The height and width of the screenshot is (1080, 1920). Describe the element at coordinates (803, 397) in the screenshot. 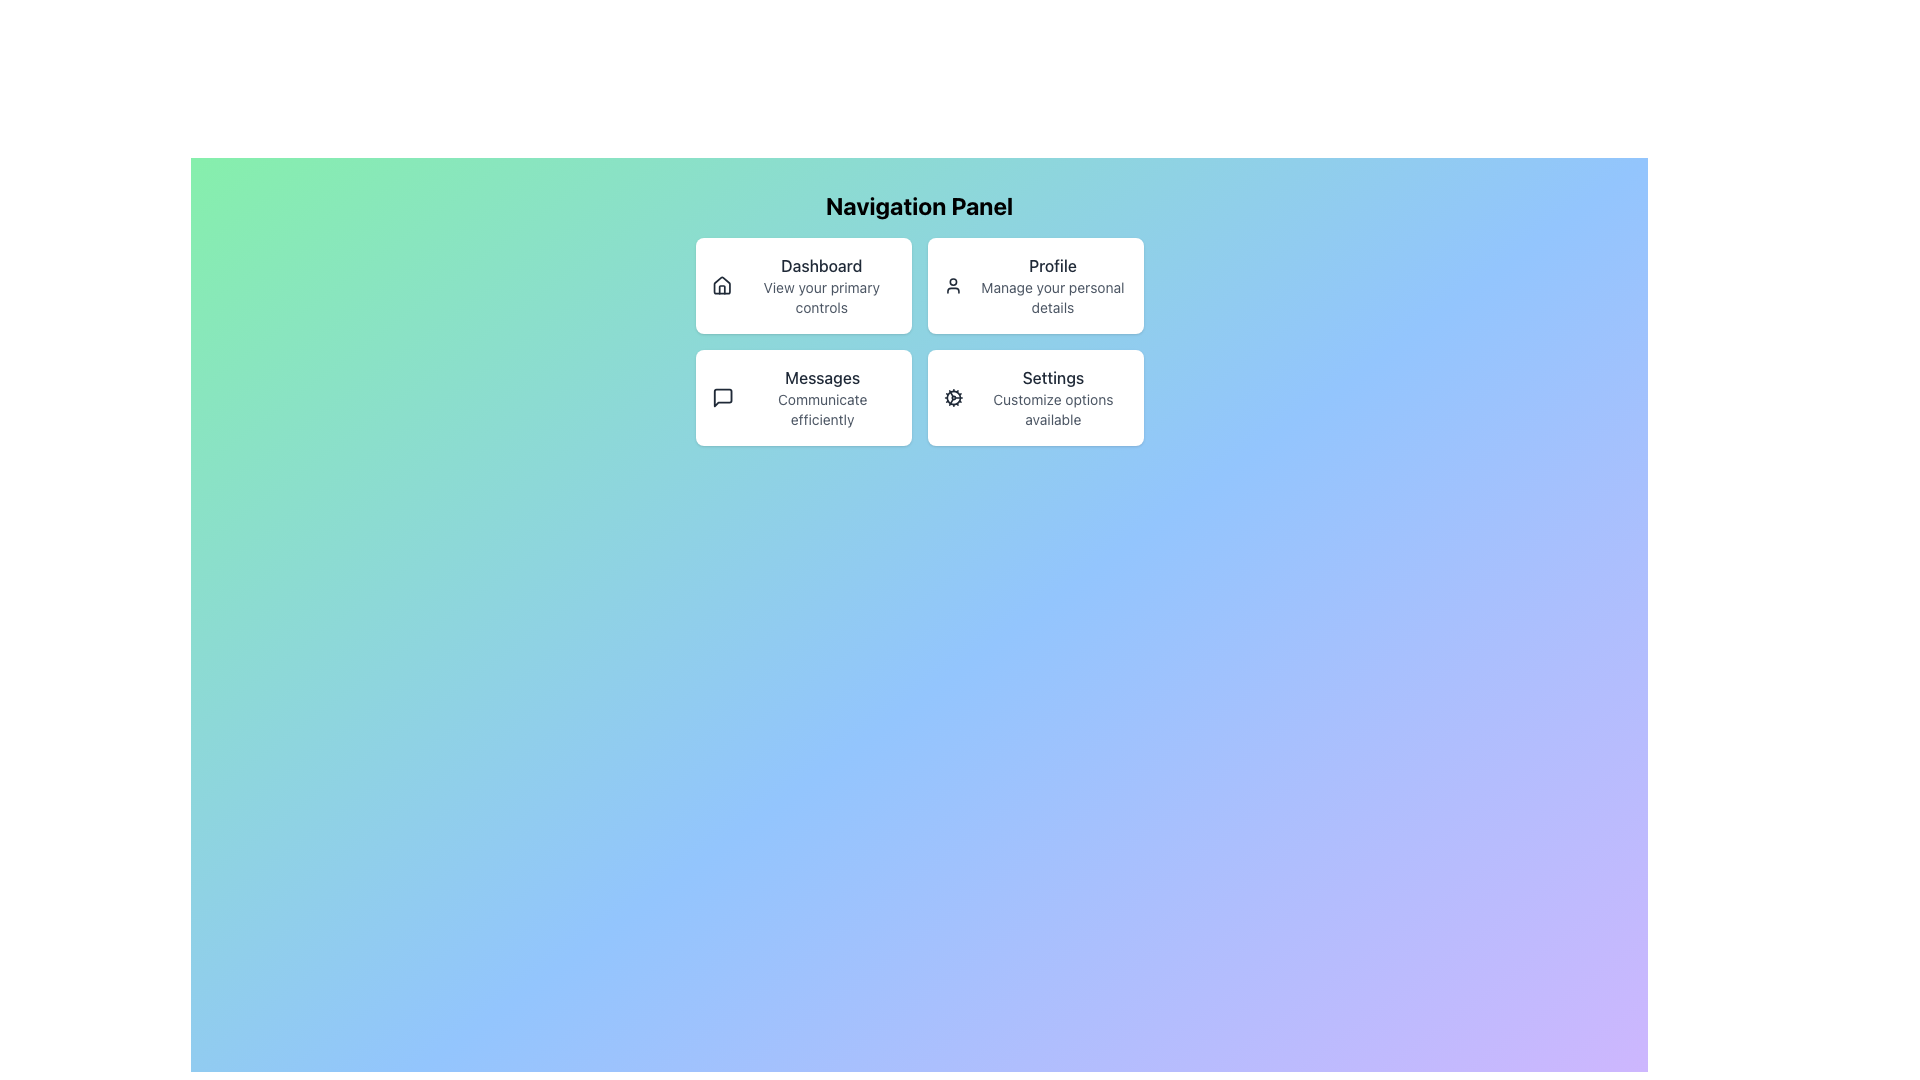

I see `the navigation button` at that location.